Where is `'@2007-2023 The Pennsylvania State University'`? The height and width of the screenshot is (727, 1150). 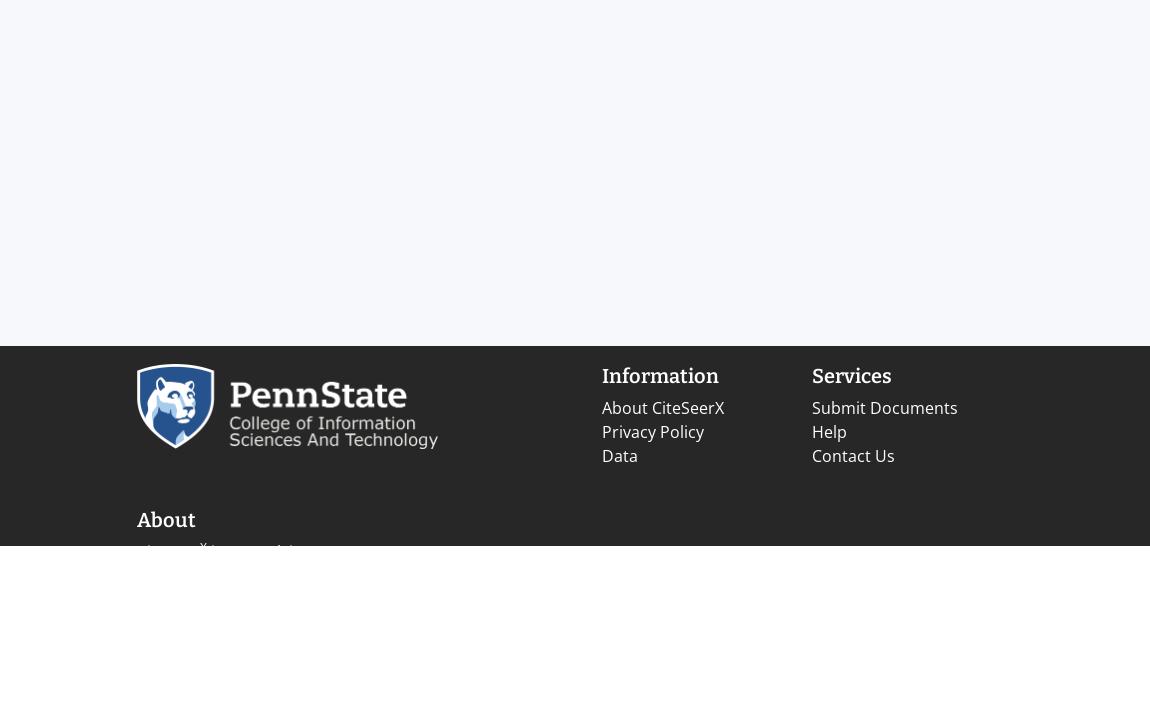 '@2007-2023 The Pennsylvania State University' is located at coordinates (207, 662).